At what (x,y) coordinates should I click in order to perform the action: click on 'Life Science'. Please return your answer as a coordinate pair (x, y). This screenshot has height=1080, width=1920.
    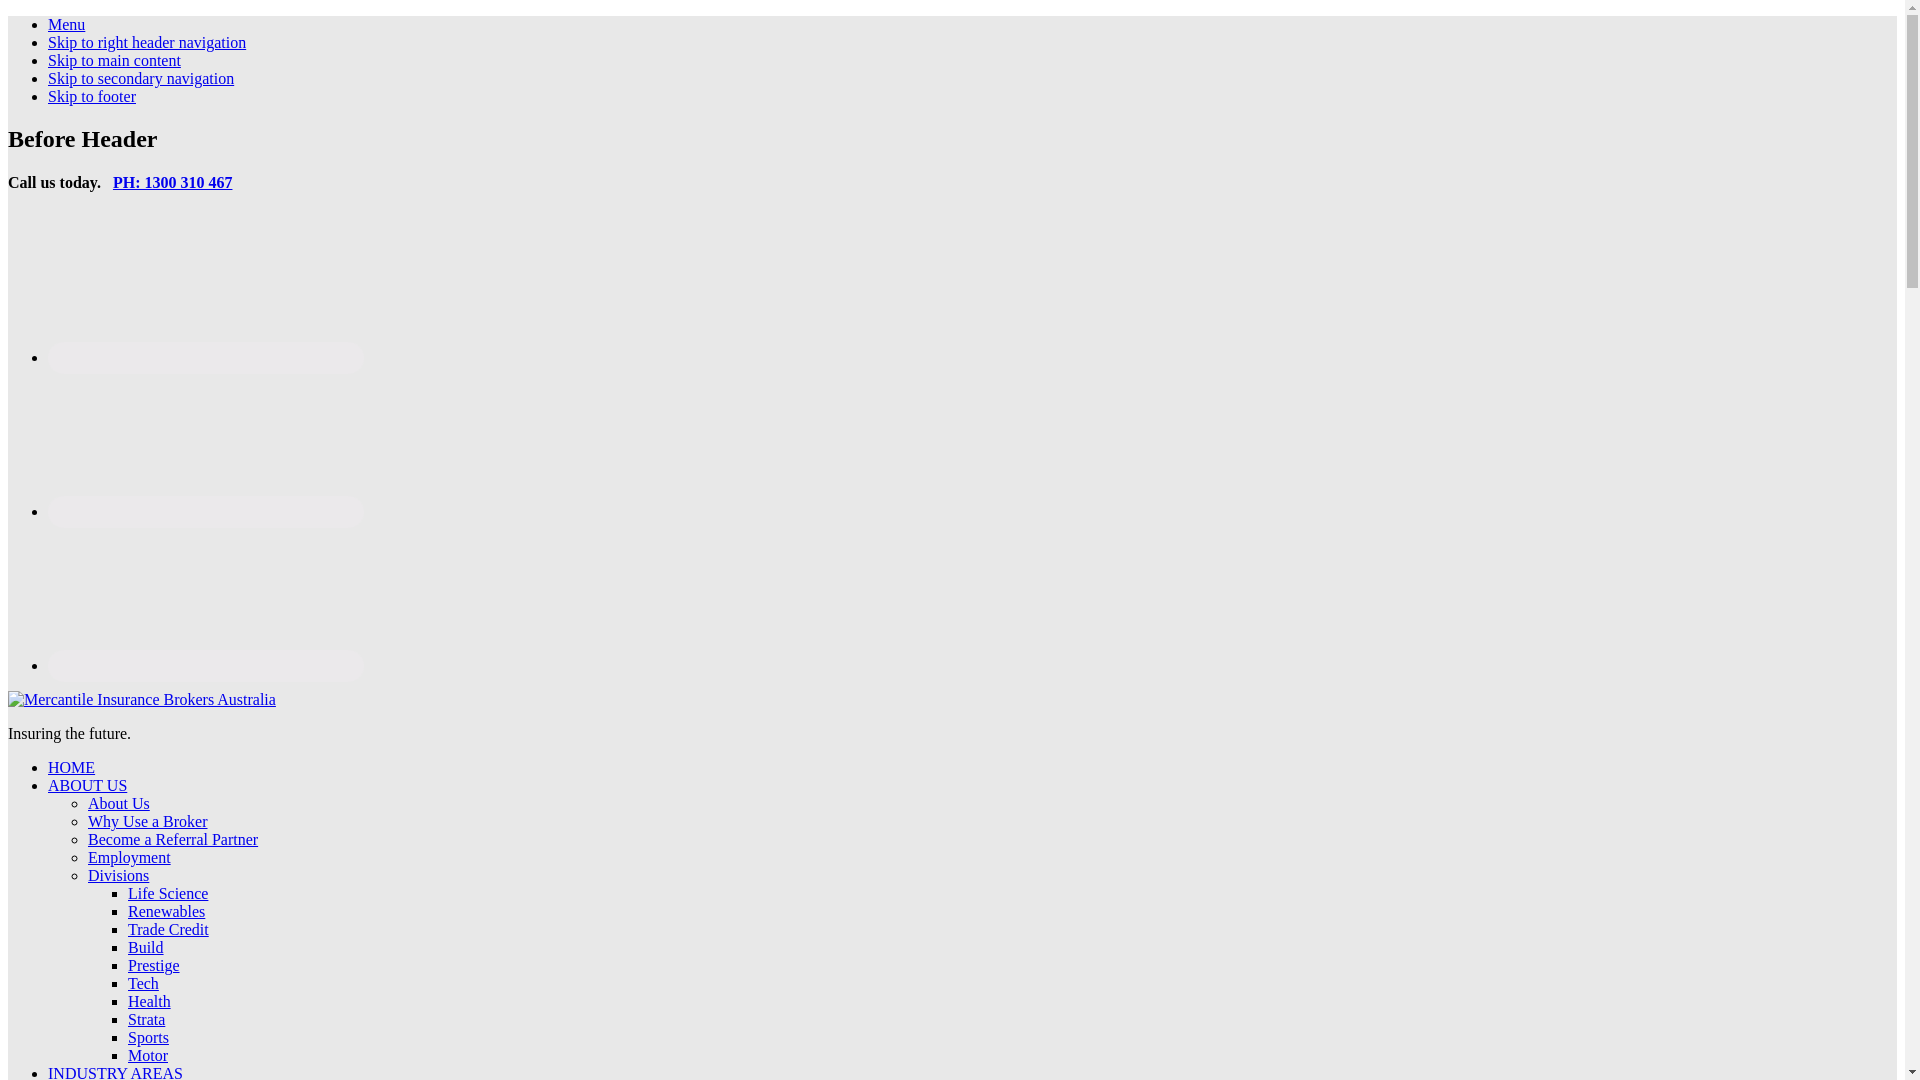
    Looking at the image, I should click on (168, 892).